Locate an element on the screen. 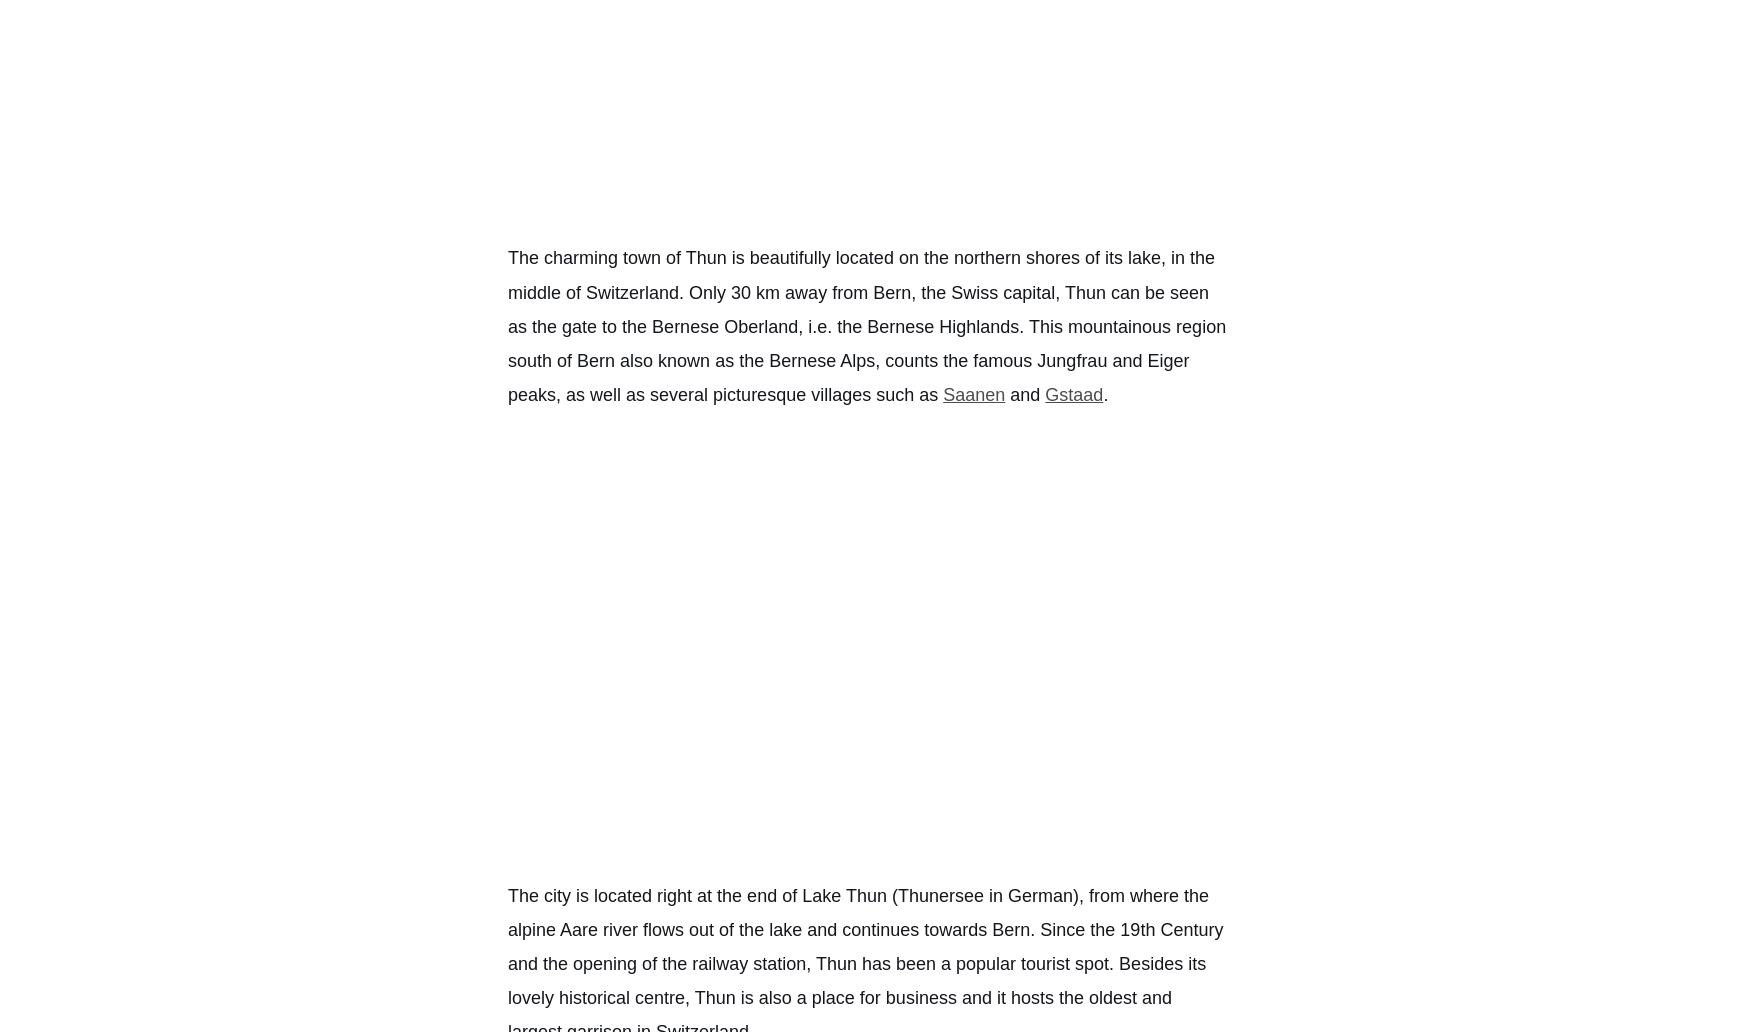  'Bernese Highlands' is located at coordinates (942, 326).